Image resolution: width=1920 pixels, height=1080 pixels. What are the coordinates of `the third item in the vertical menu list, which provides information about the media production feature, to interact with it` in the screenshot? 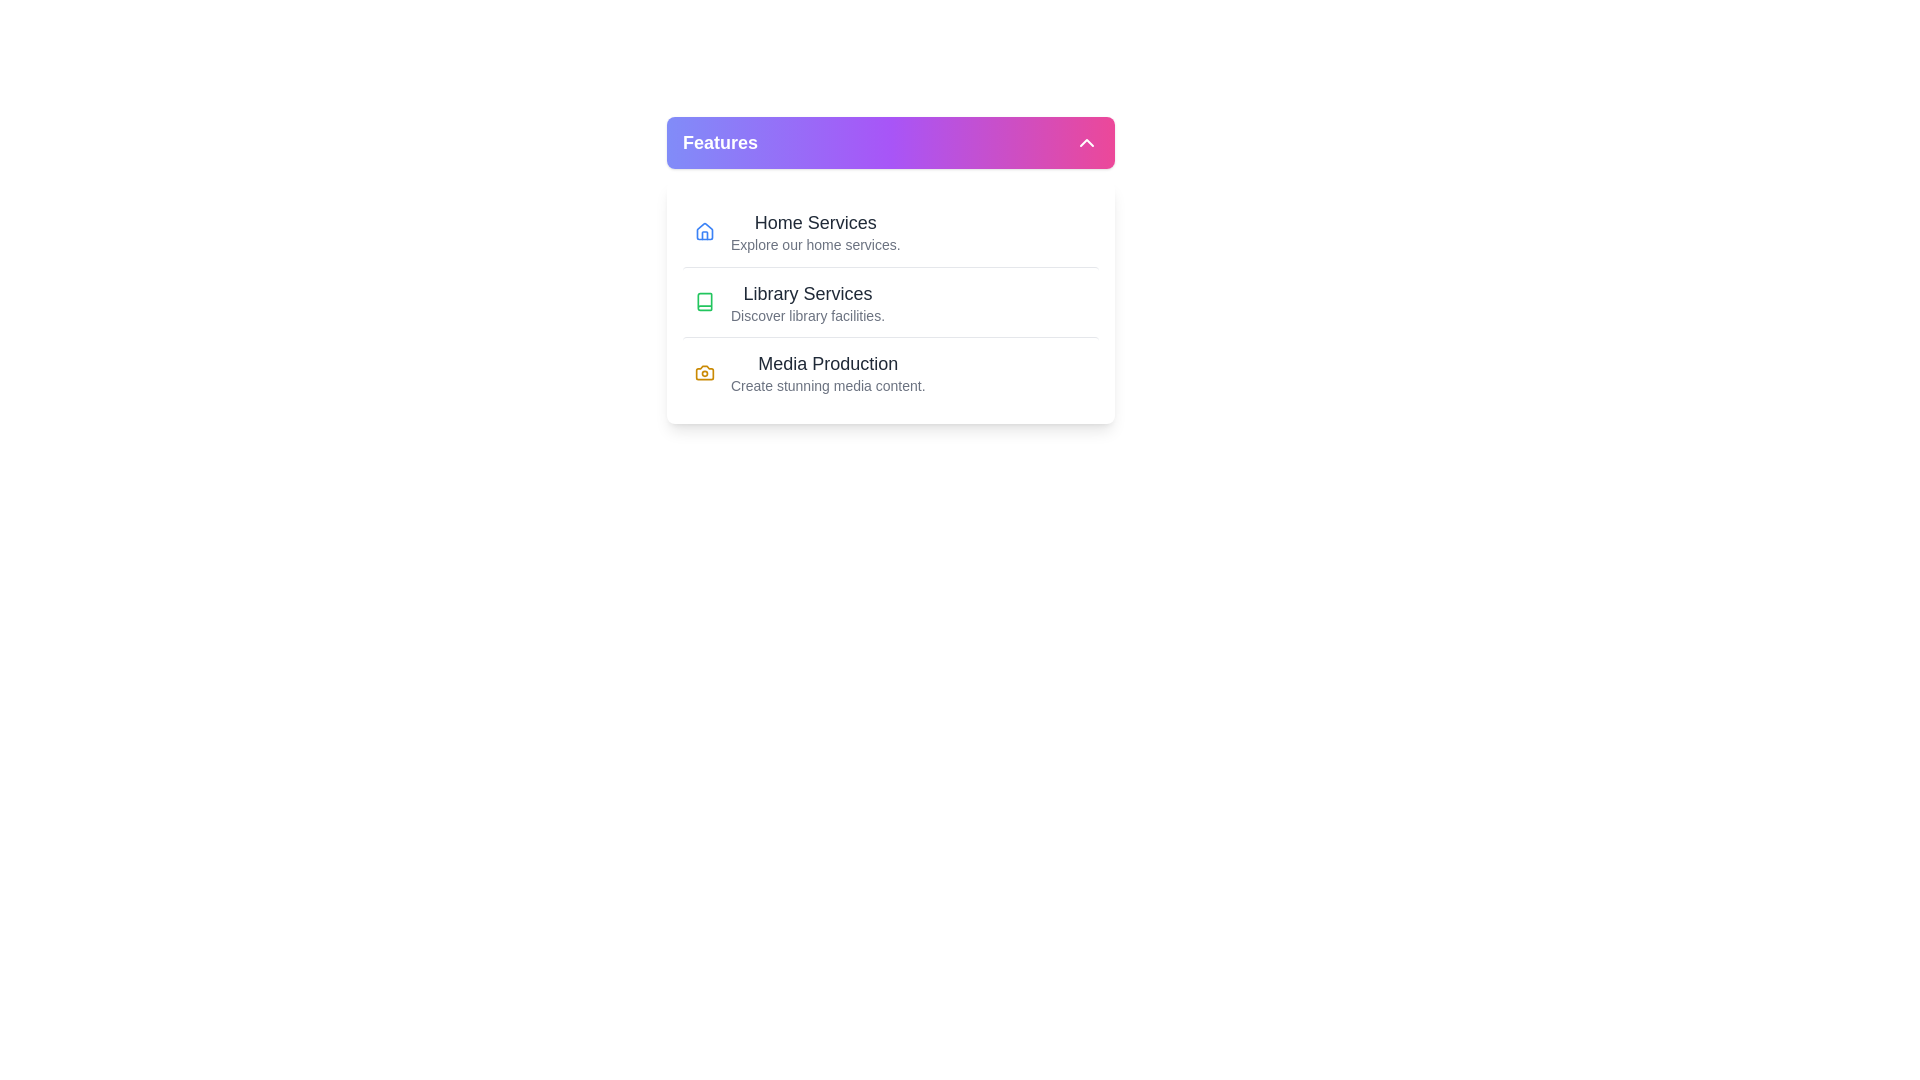 It's located at (828, 372).